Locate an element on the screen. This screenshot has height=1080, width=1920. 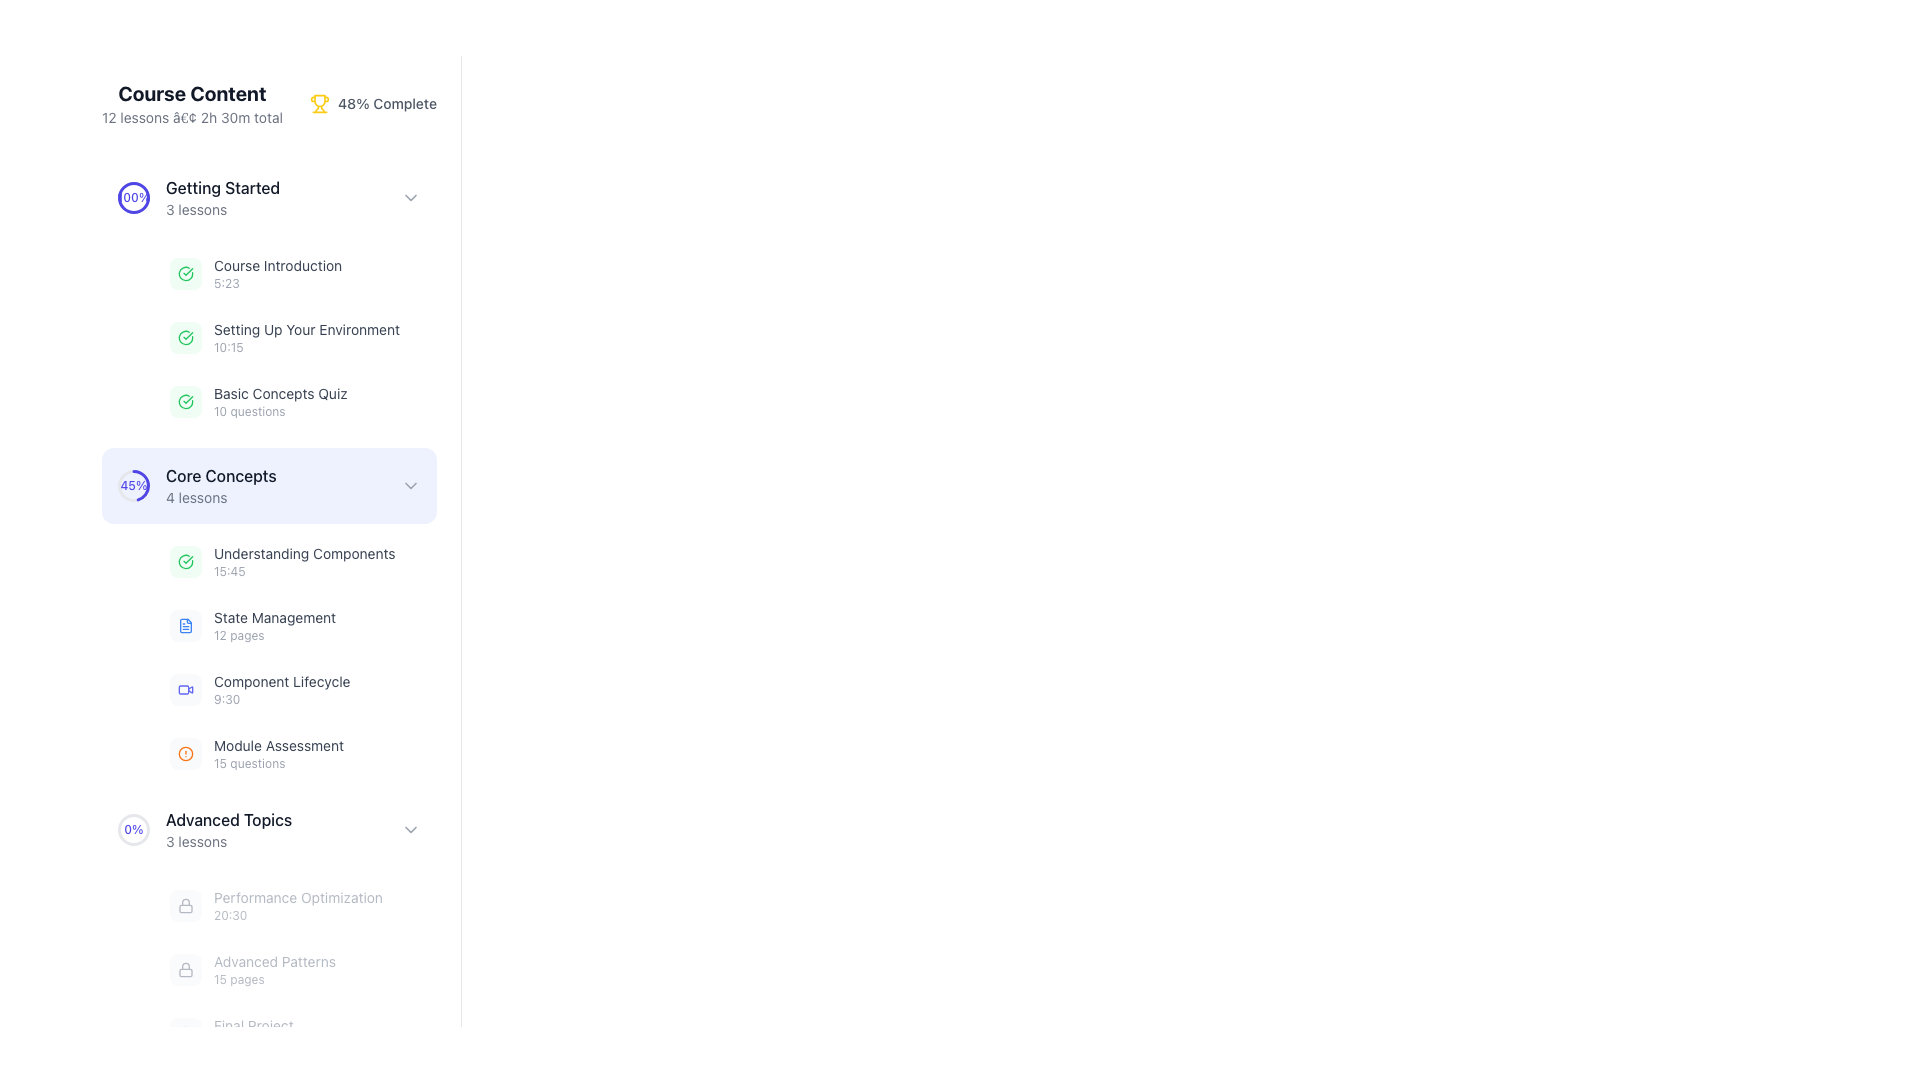
the text label representing a lesson or topic in the course curriculum, located in the 'Core Concepts' section, above the timestamp '9:30' is located at coordinates (281, 681).